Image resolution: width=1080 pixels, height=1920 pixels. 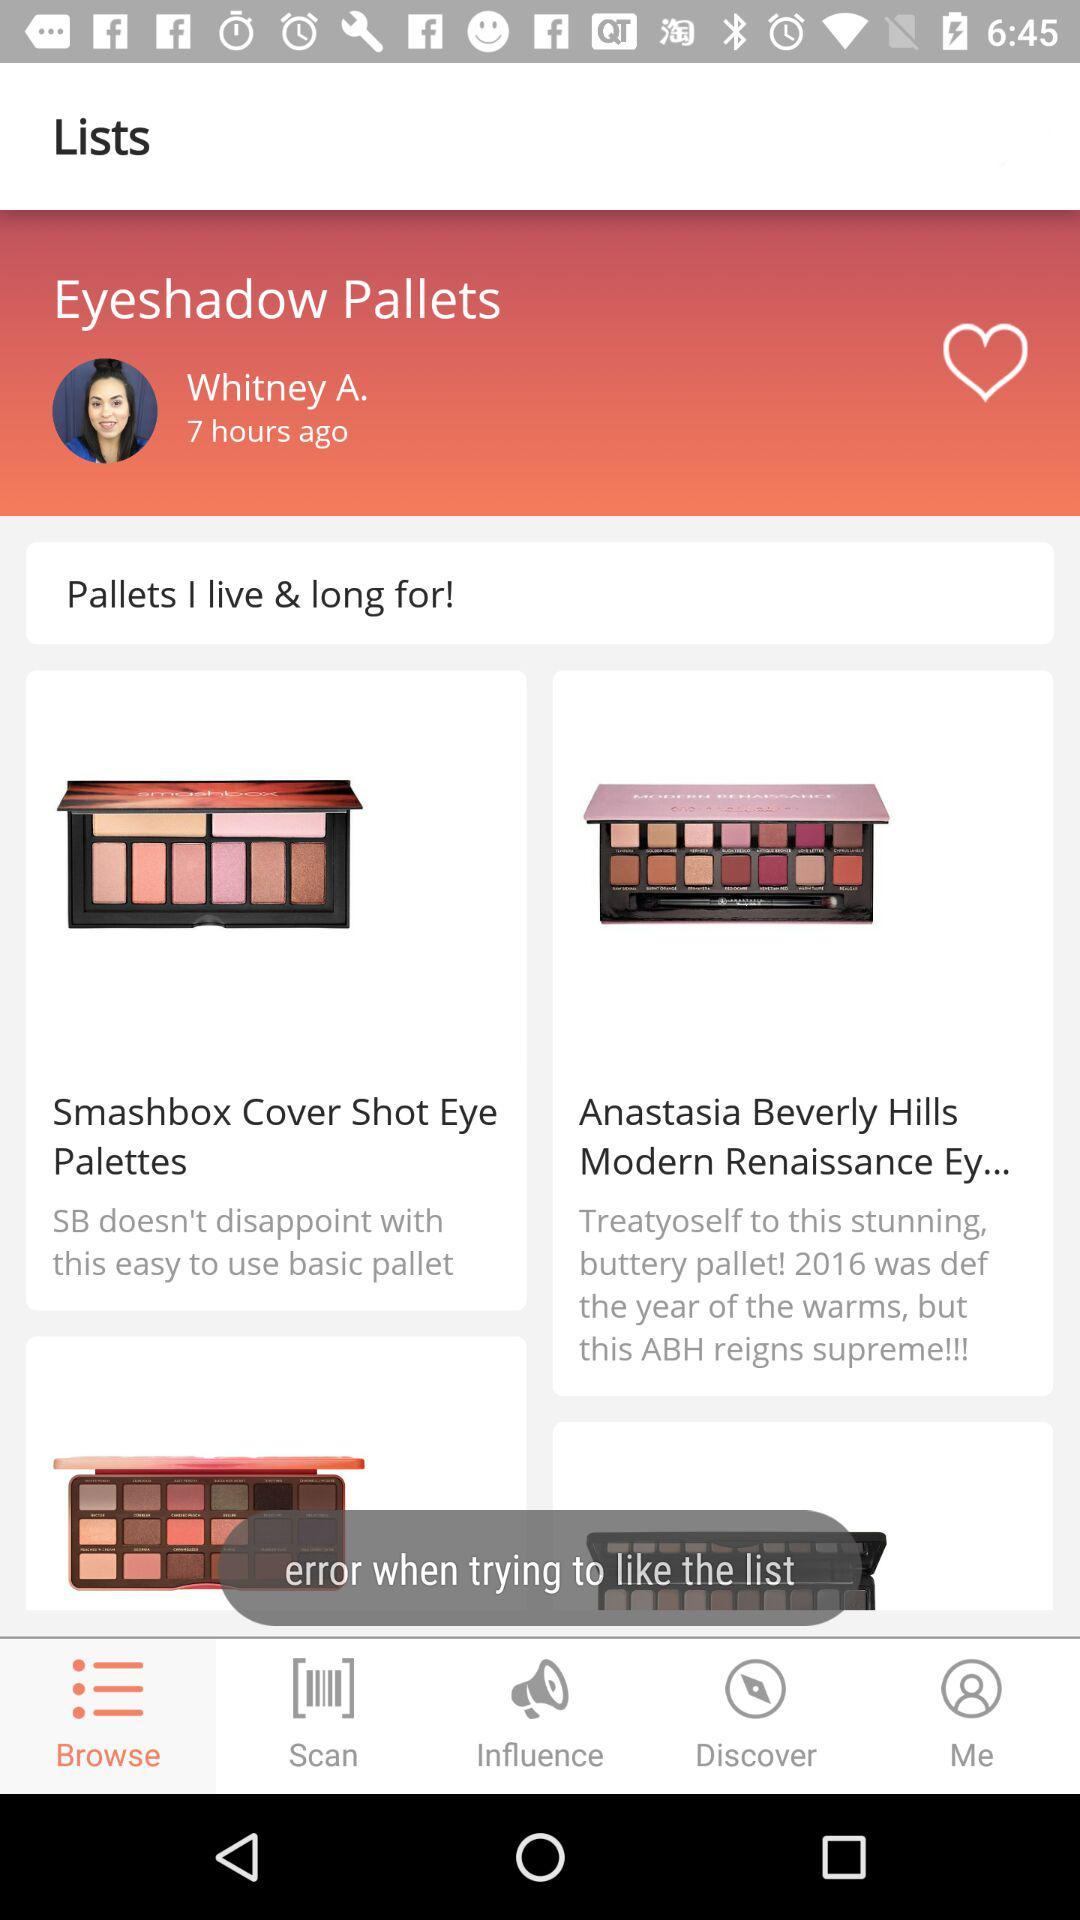 I want to click on icon page, so click(x=1027, y=135).